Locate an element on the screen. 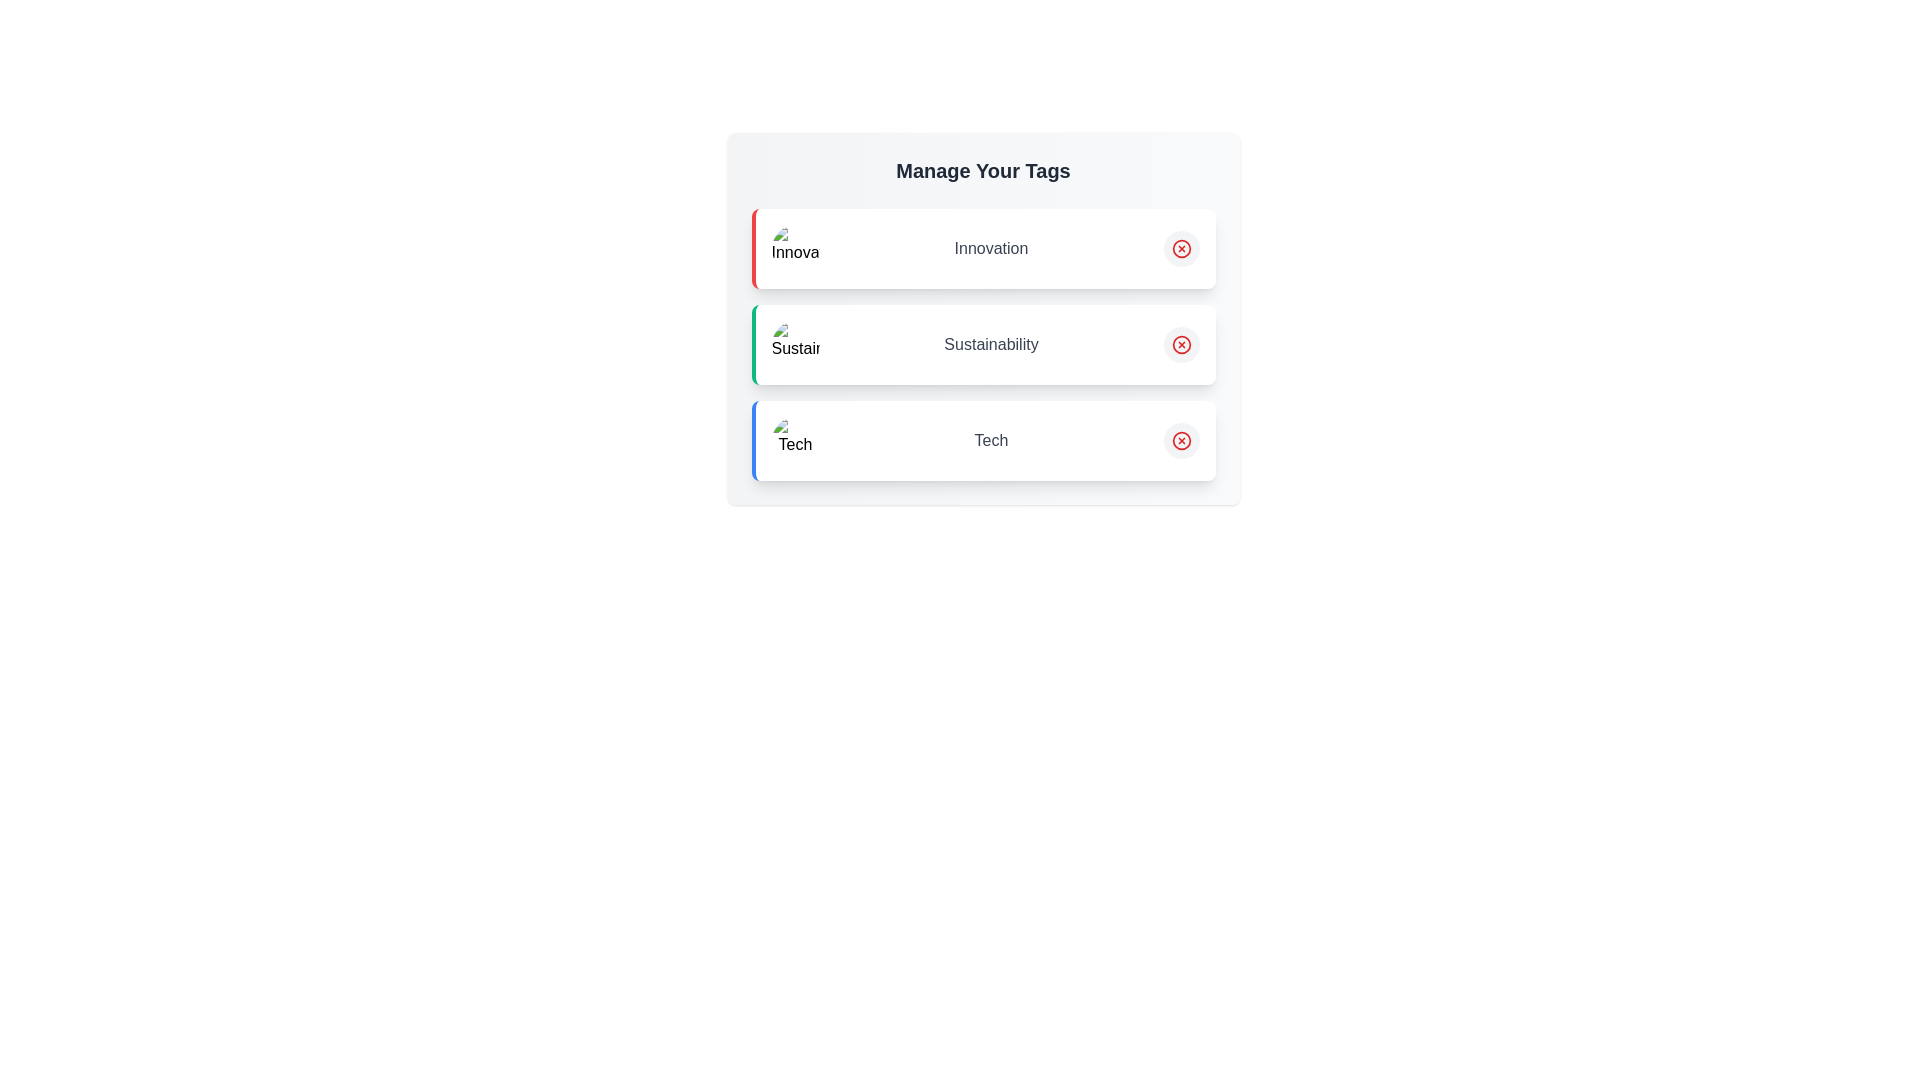 Image resolution: width=1920 pixels, height=1080 pixels. the tag item Sustainability to observe its hover effect is located at coordinates (983, 343).